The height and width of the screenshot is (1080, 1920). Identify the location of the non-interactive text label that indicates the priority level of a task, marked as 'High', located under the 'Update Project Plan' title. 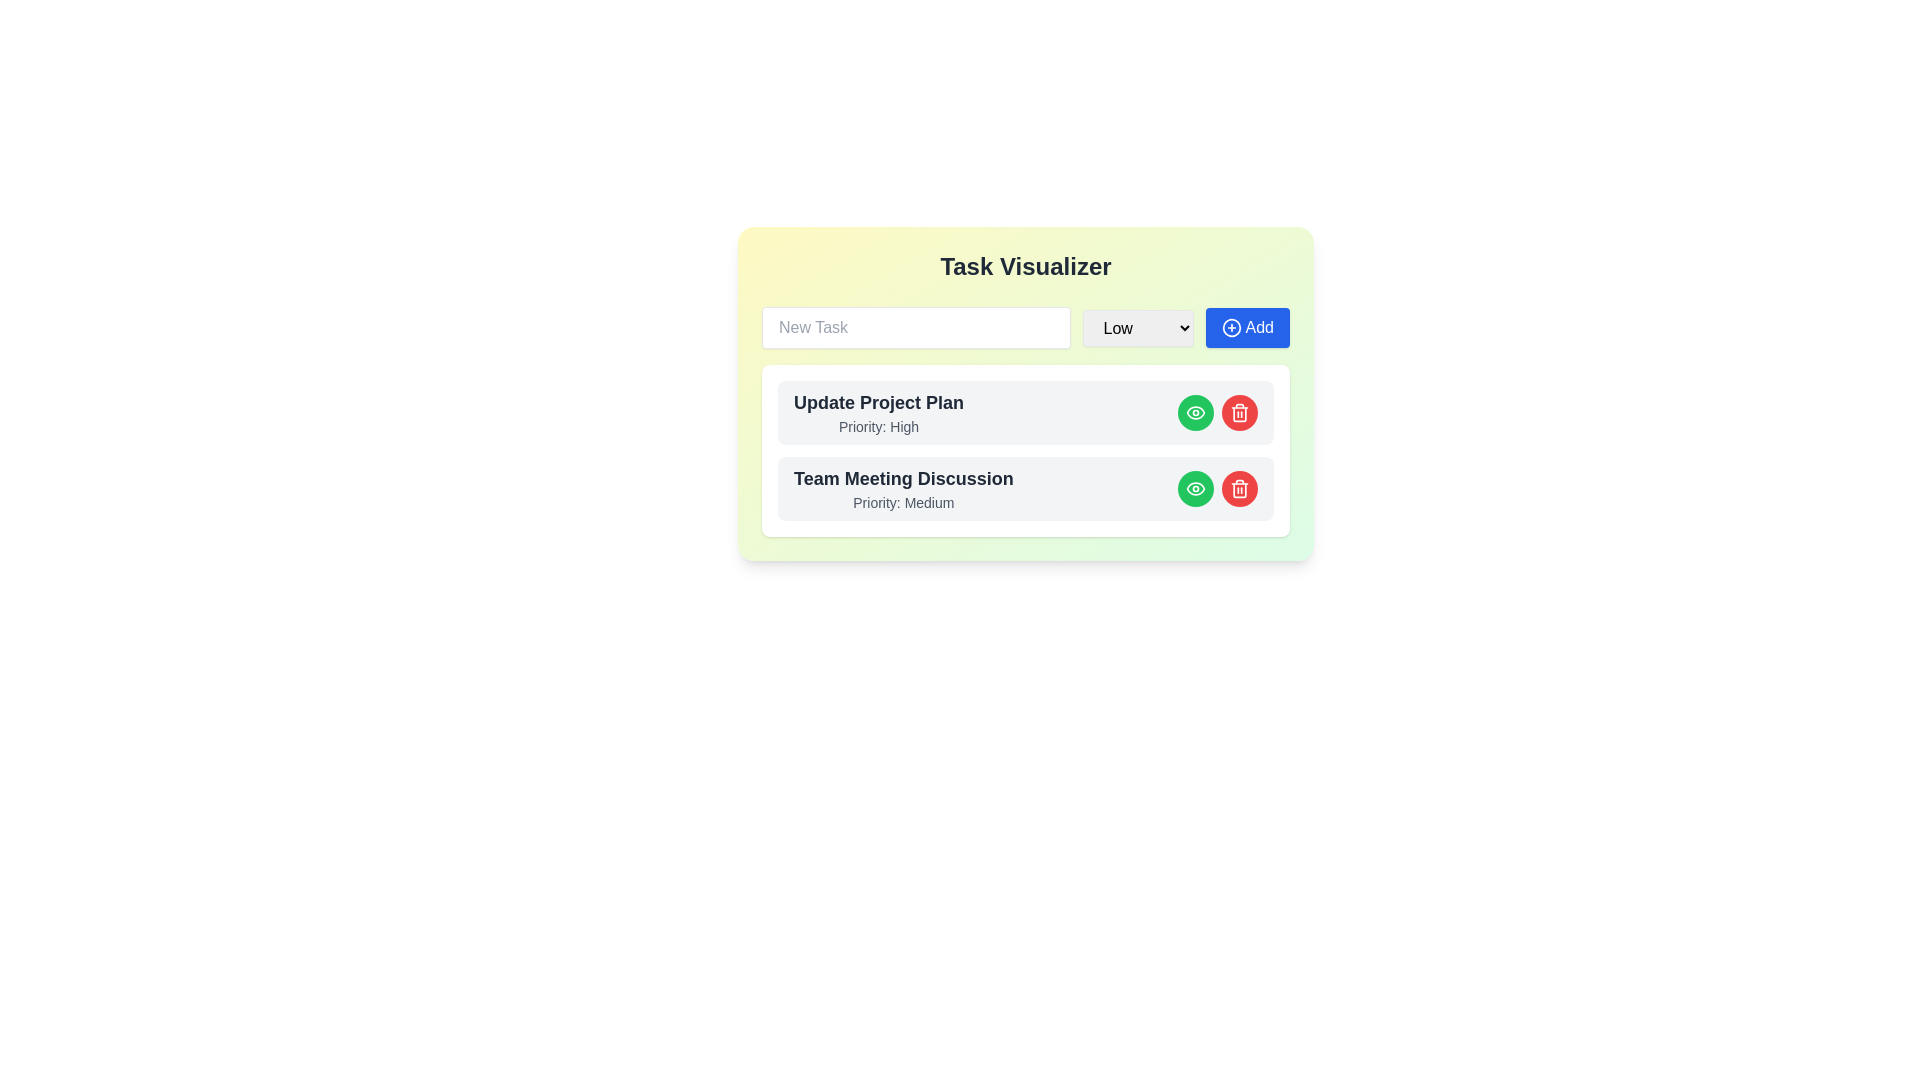
(878, 426).